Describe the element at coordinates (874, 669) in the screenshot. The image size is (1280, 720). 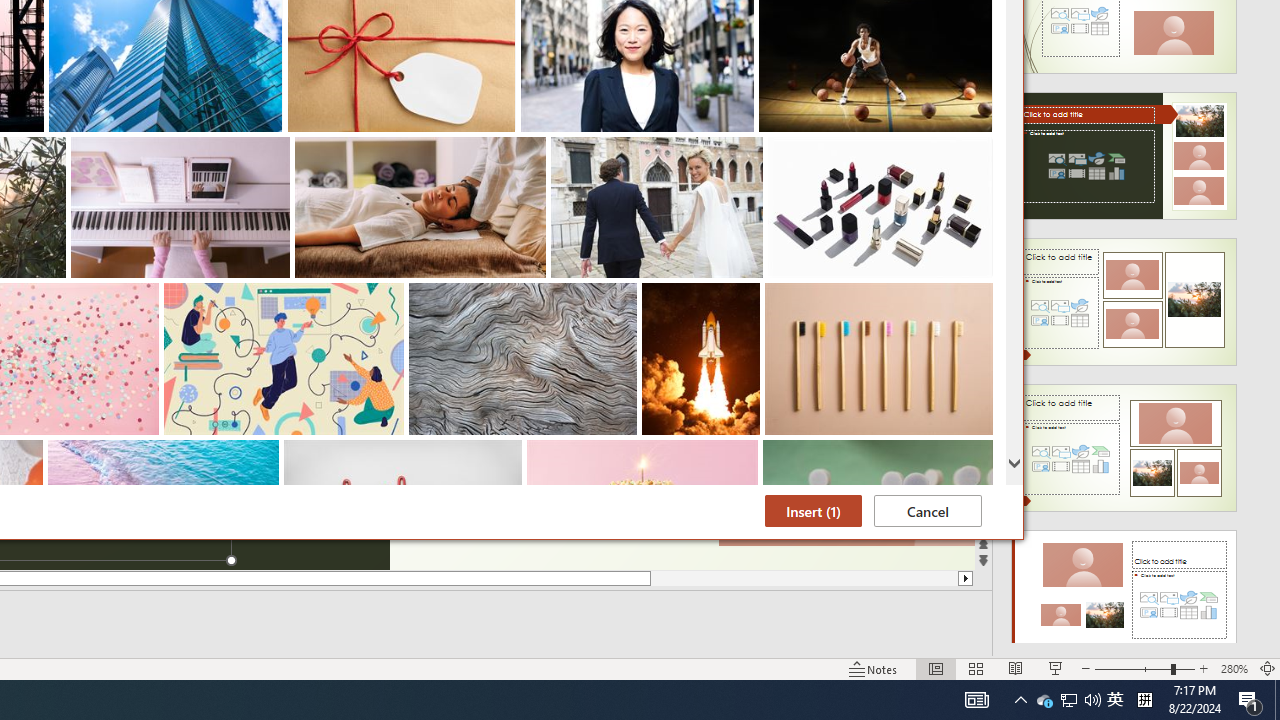
I see `'Notes '` at that location.